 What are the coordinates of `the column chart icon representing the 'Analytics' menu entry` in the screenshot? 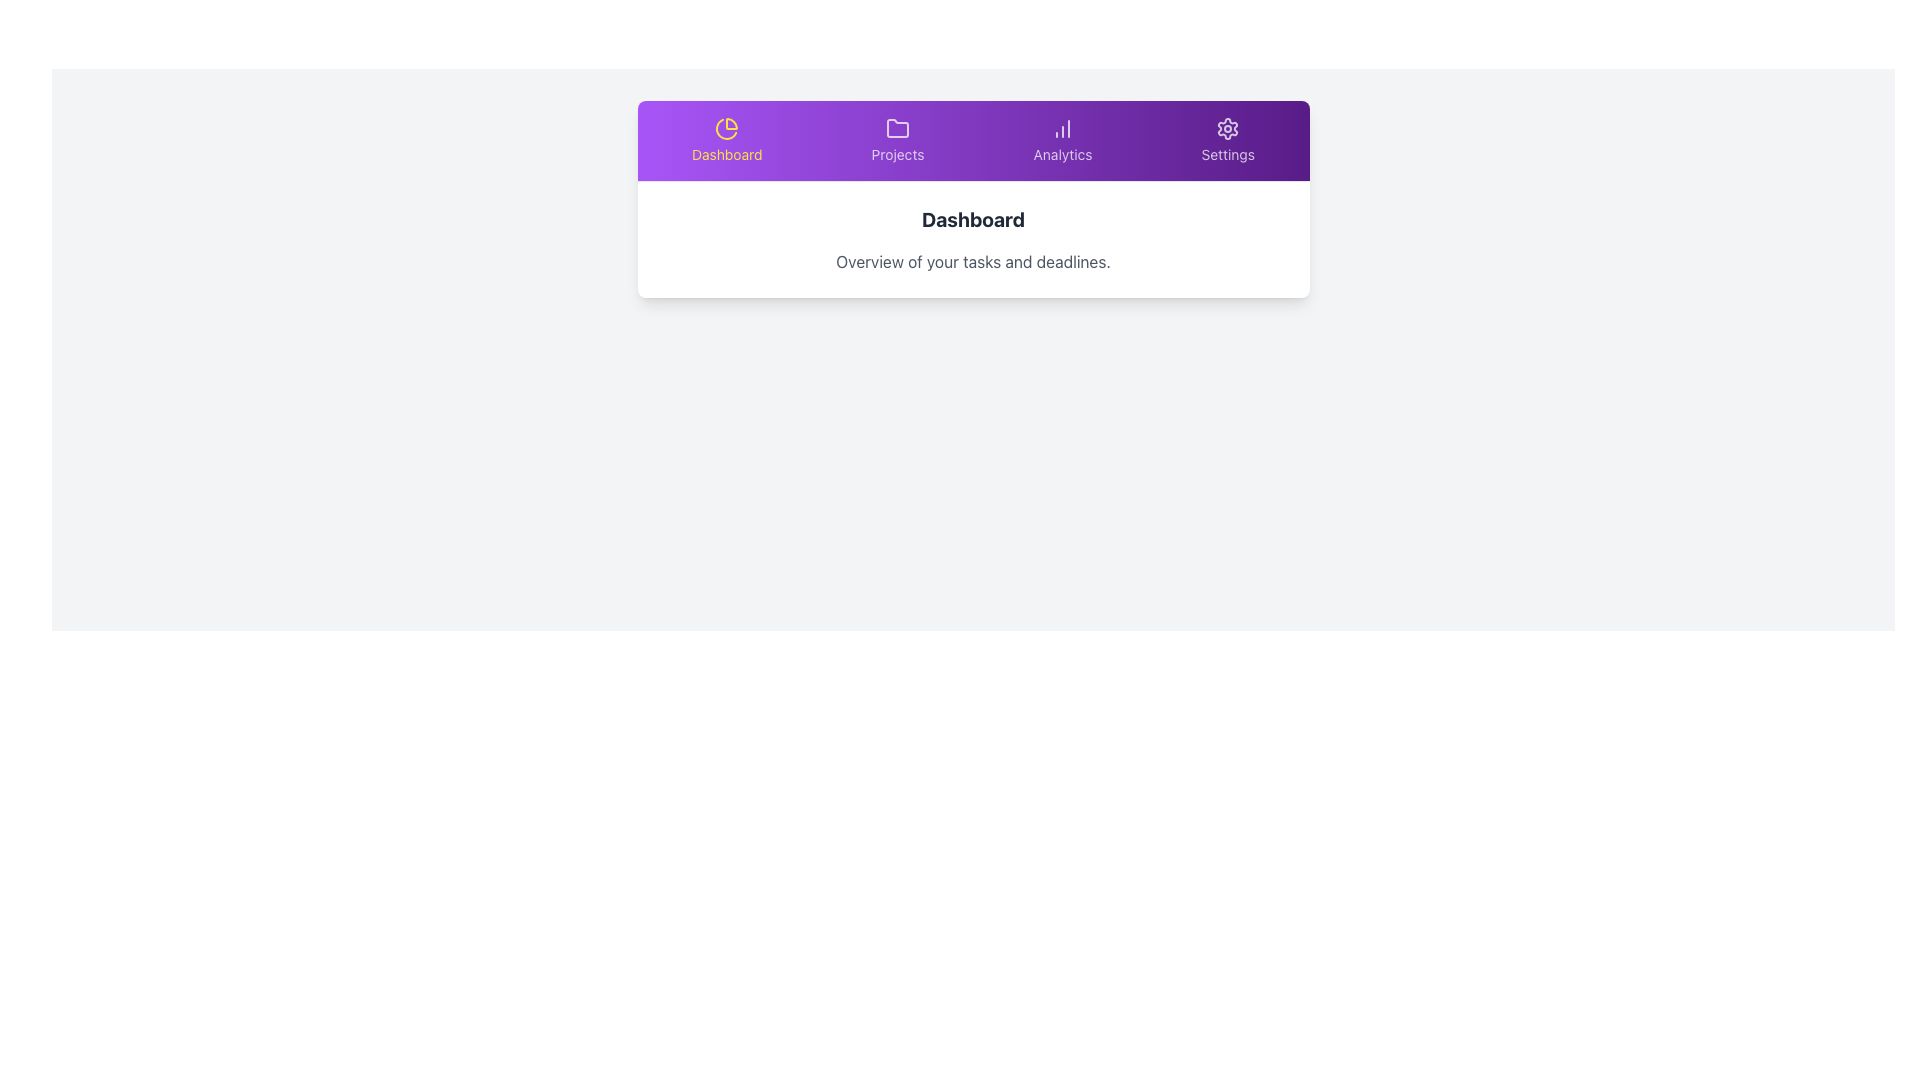 It's located at (1061, 128).